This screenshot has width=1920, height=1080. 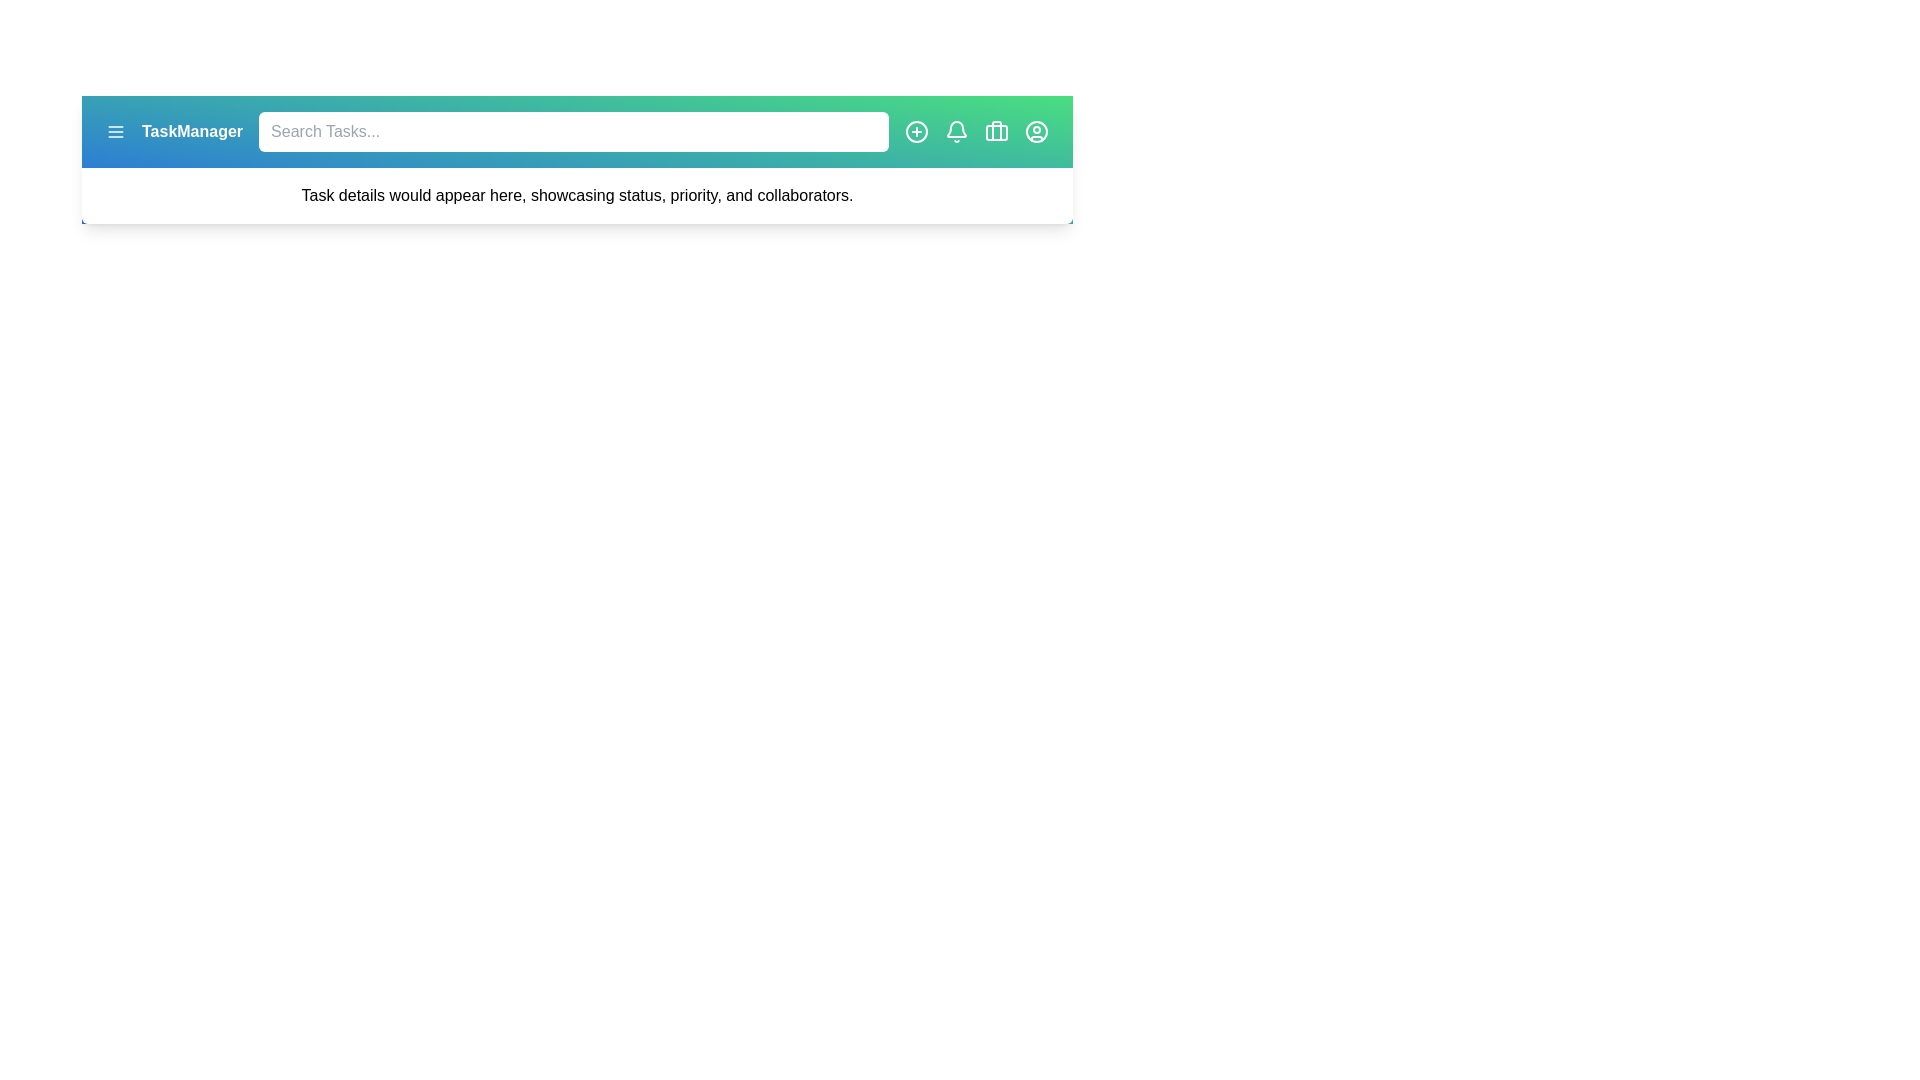 I want to click on the user profile icon to view the user profile, so click(x=1036, y=131).